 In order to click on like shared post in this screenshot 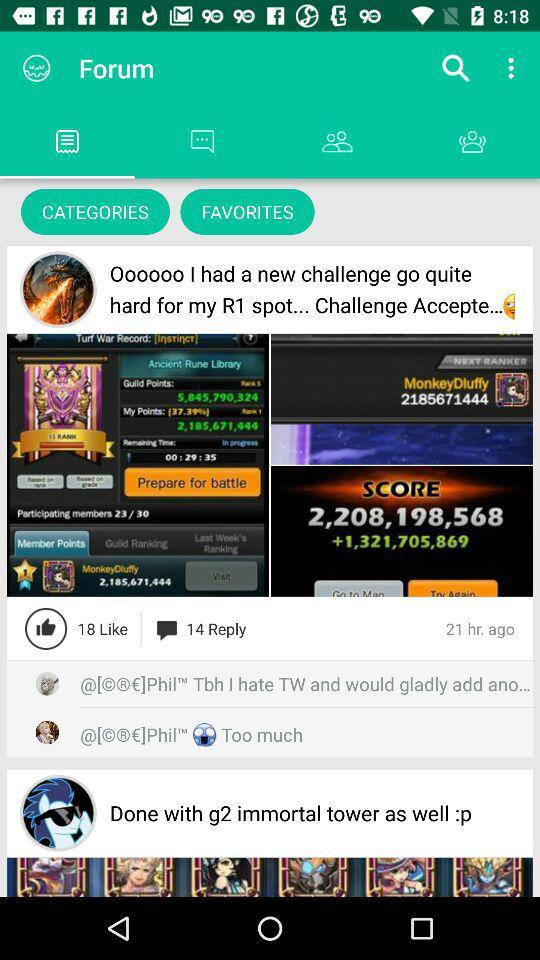, I will do `click(46, 627)`.